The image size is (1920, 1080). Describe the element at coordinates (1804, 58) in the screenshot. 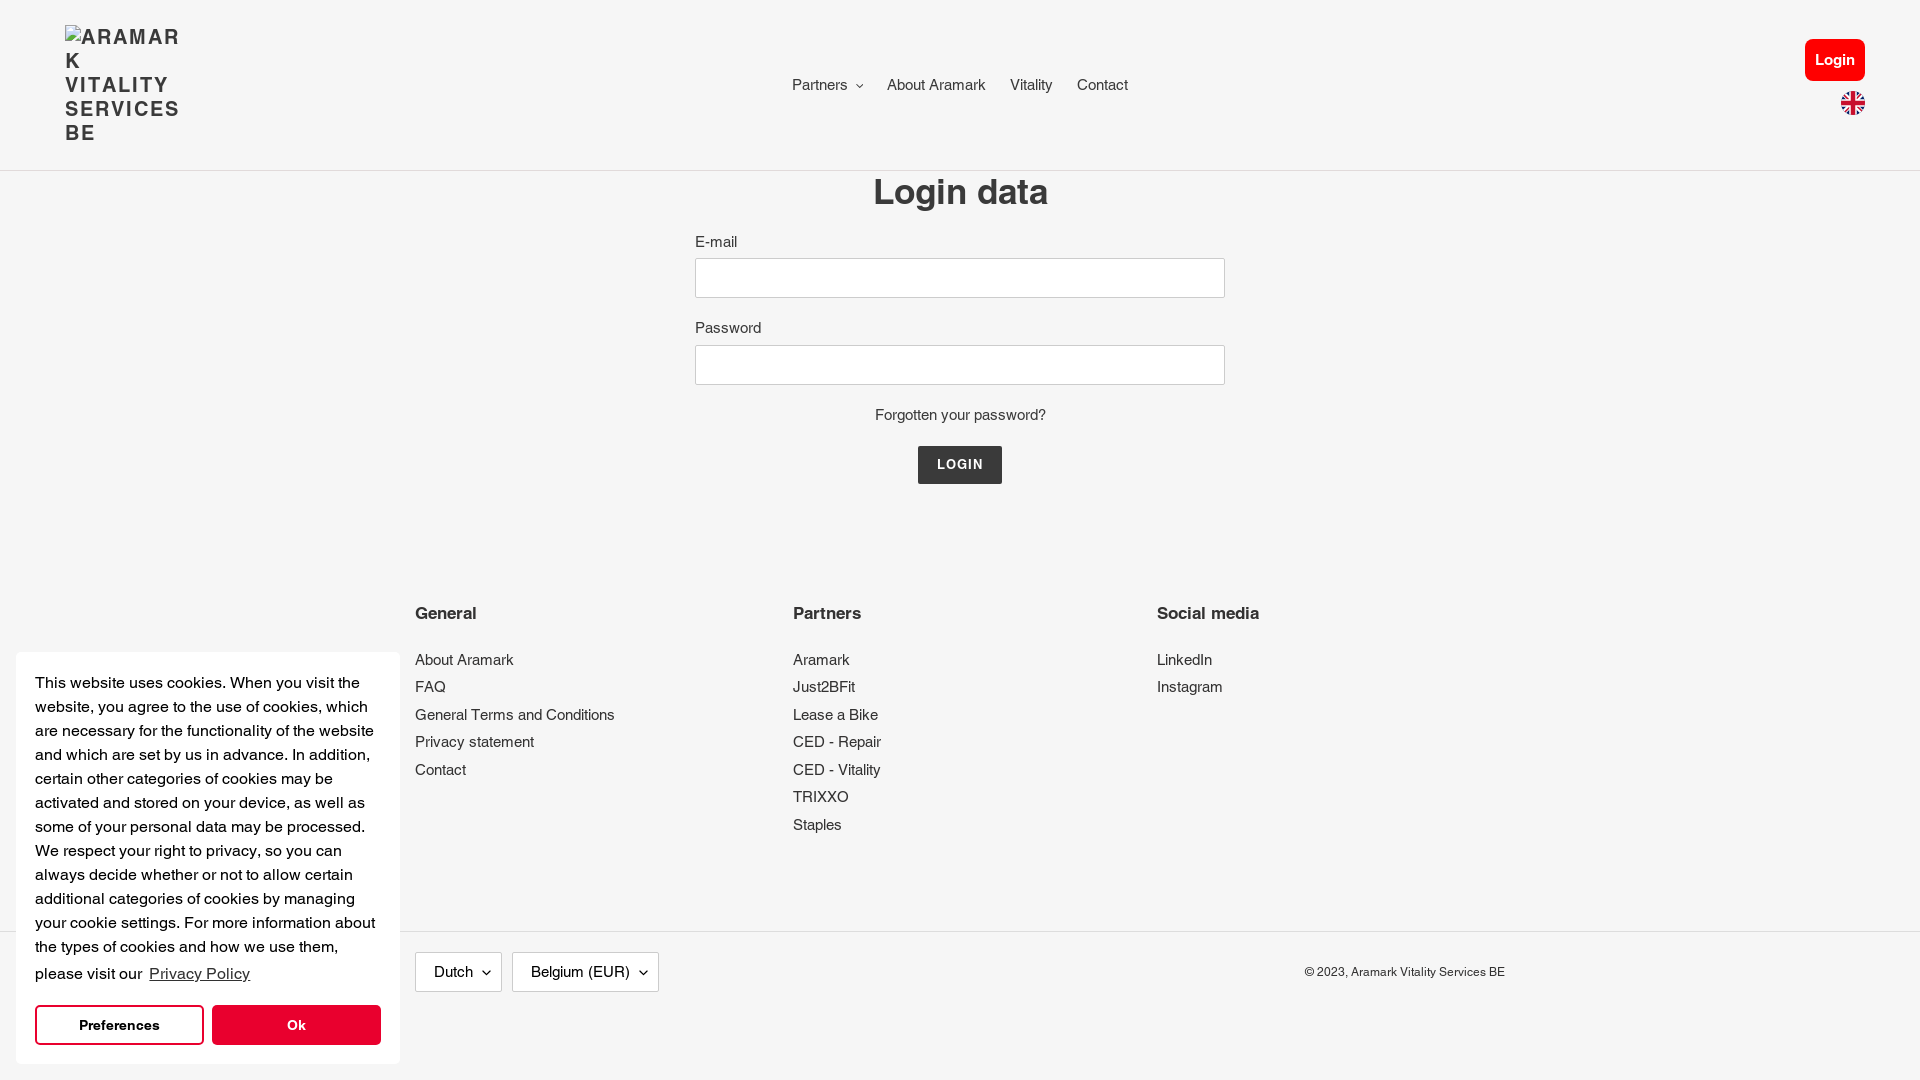

I see `'Login'` at that location.